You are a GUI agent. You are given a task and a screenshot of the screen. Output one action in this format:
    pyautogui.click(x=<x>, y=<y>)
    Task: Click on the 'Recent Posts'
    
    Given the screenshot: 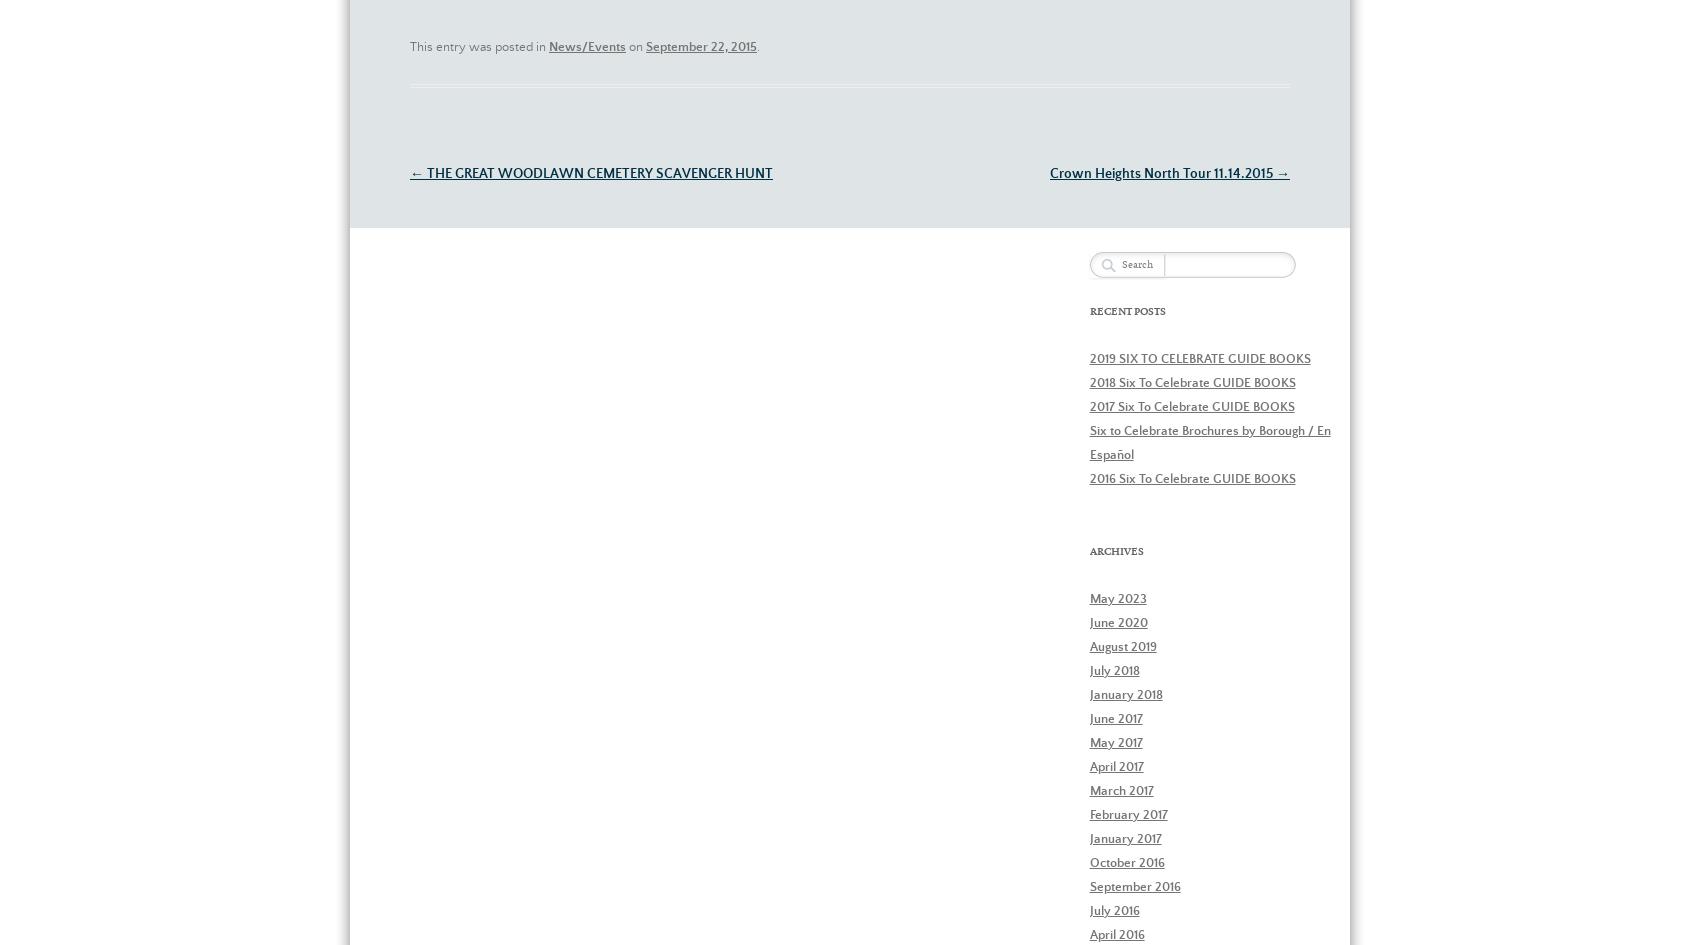 What is the action you would take?
    pyautogui.click(x=1126, y=310)
    